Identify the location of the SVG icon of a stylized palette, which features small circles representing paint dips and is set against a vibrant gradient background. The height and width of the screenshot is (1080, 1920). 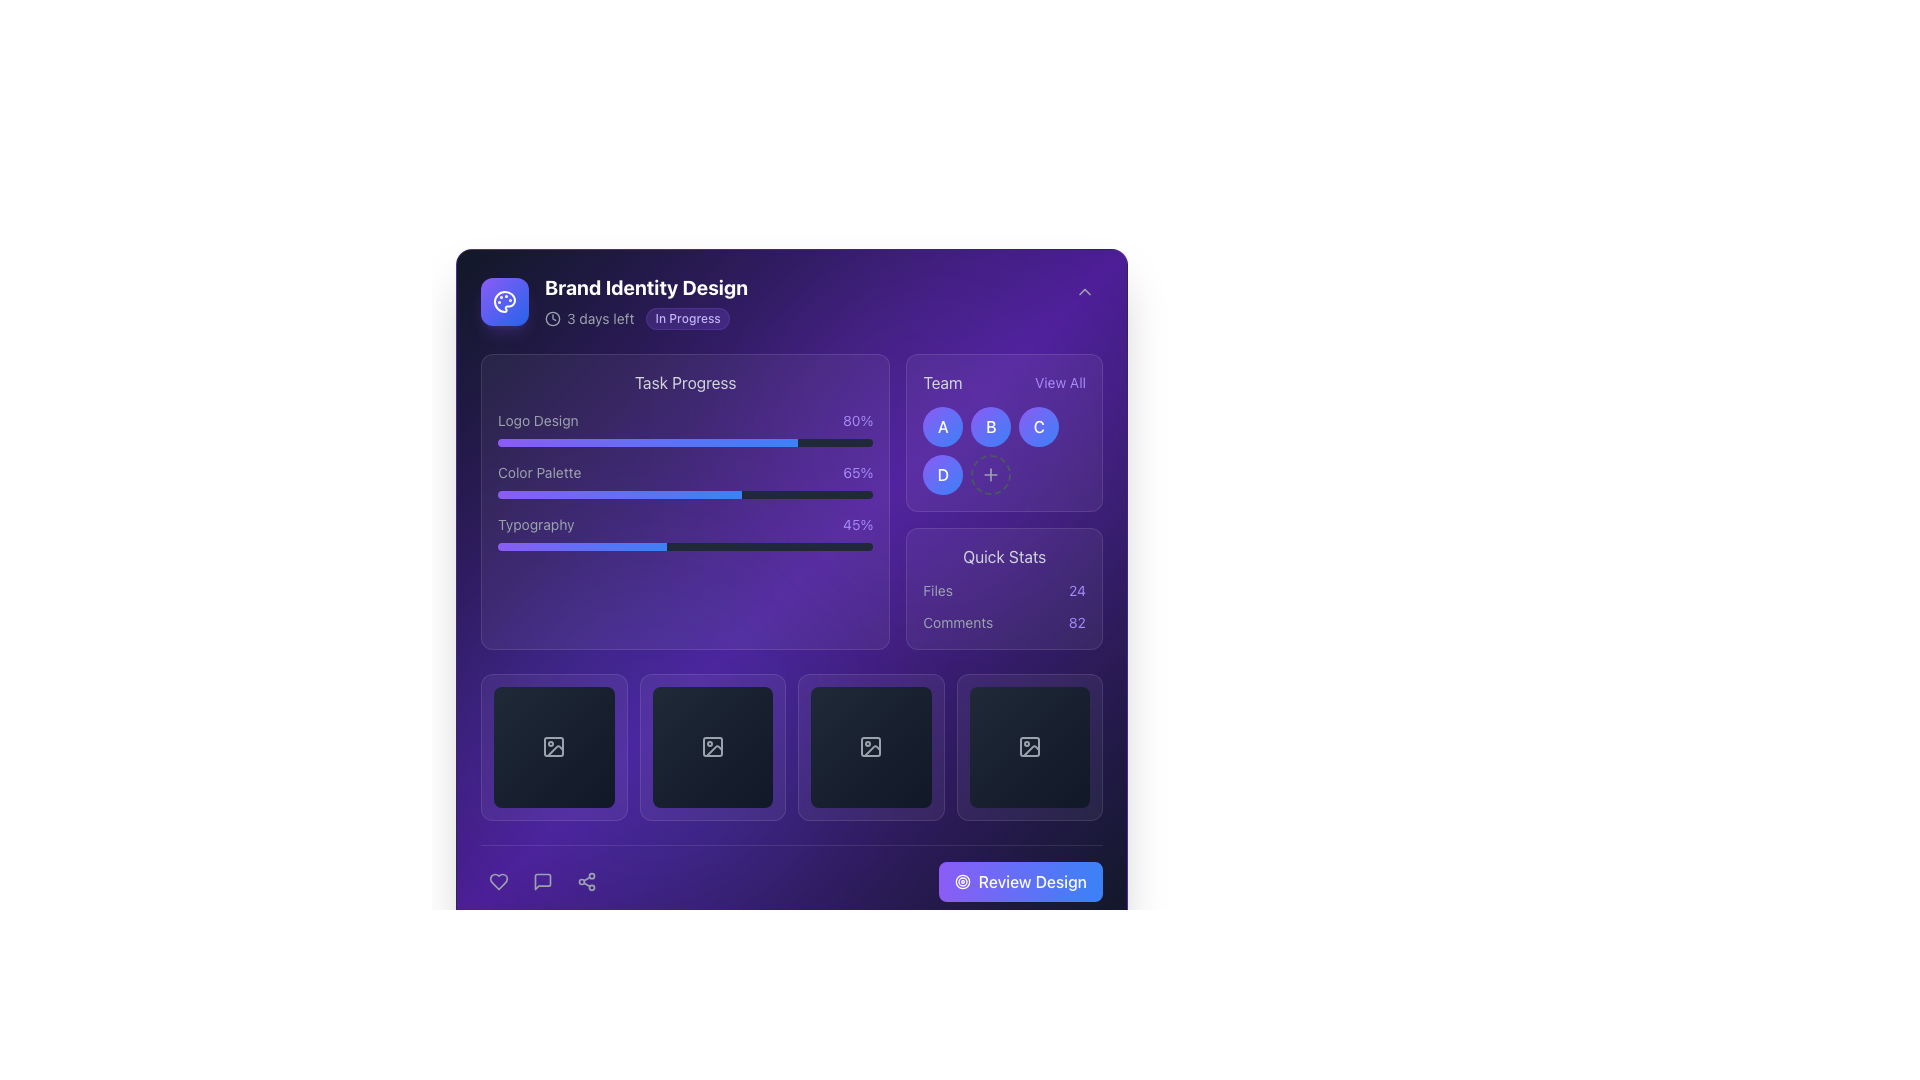
(504, 301).